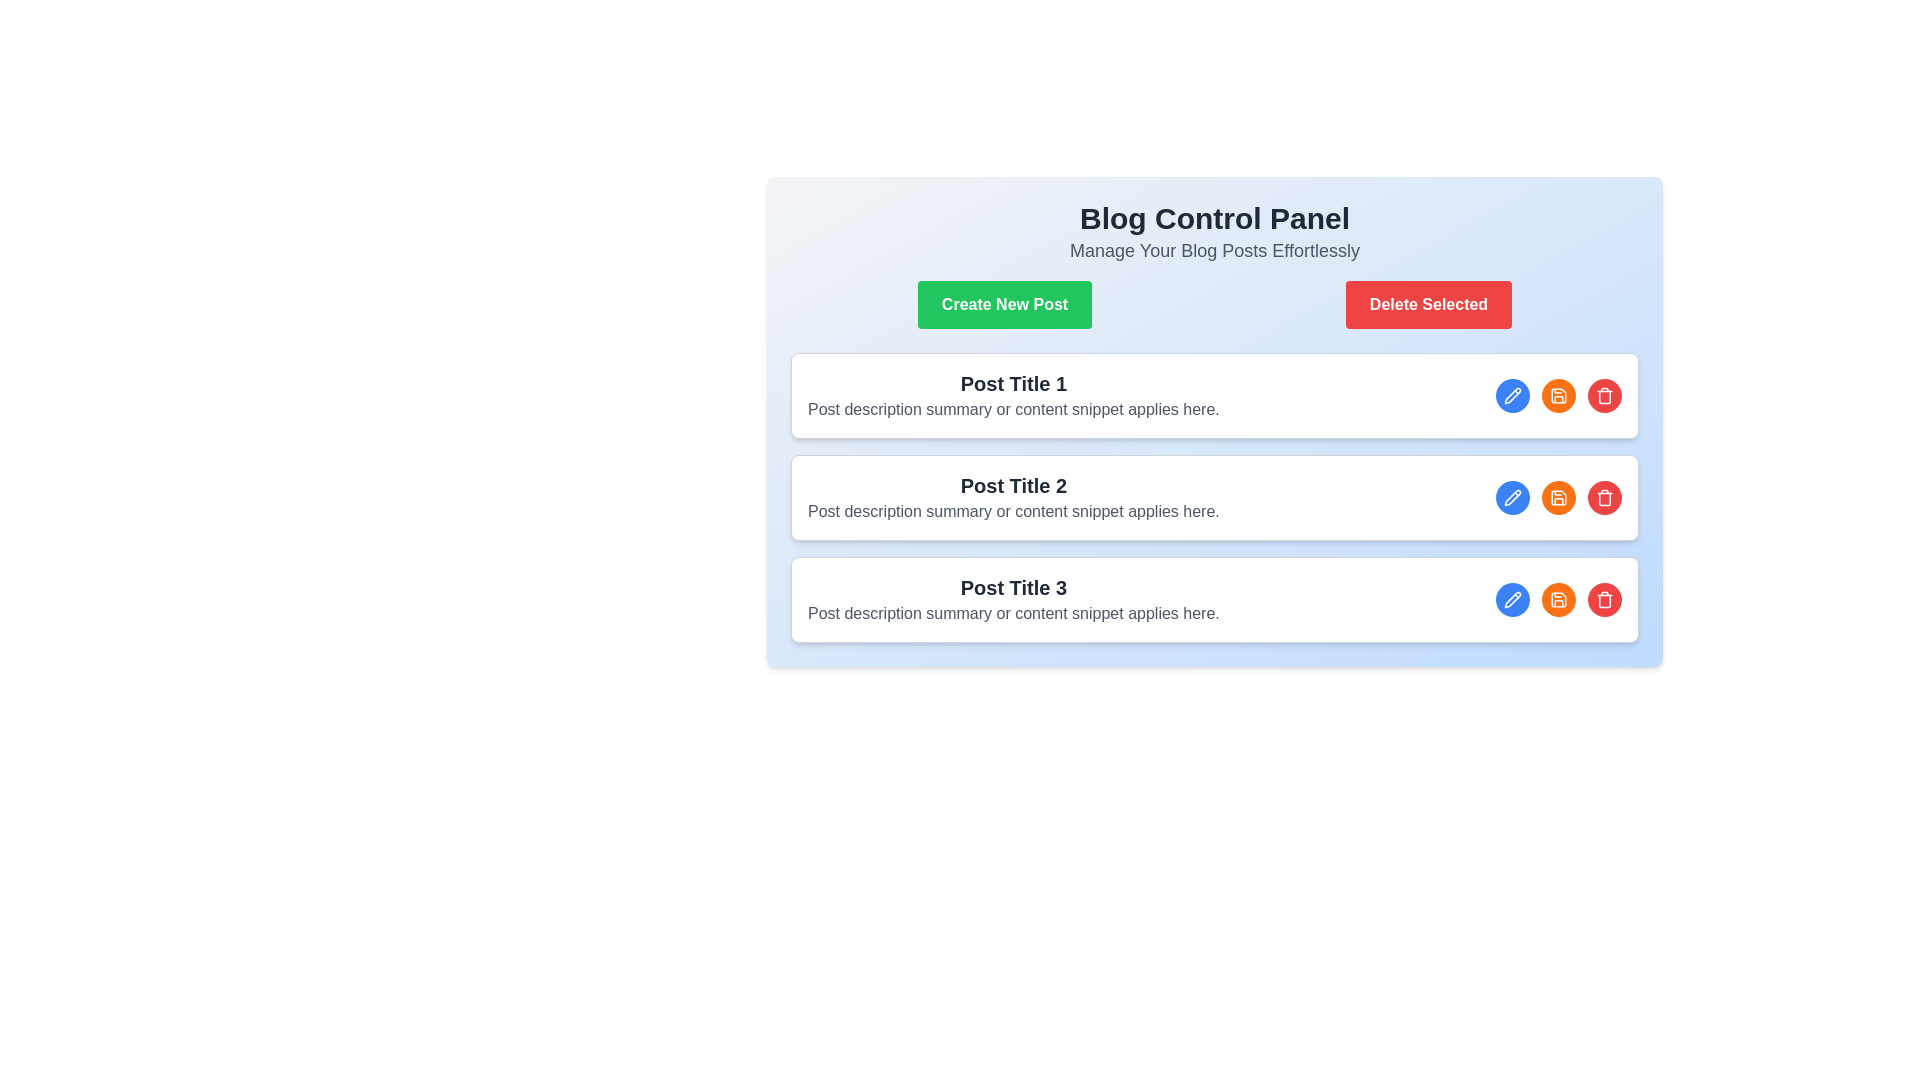 The image size is (1920, 1080). What do you see at coordinates (1512, 396) in the screenshot?
I see `the circular blue button with a white pencil icon` at bounding box center [1512, 396].